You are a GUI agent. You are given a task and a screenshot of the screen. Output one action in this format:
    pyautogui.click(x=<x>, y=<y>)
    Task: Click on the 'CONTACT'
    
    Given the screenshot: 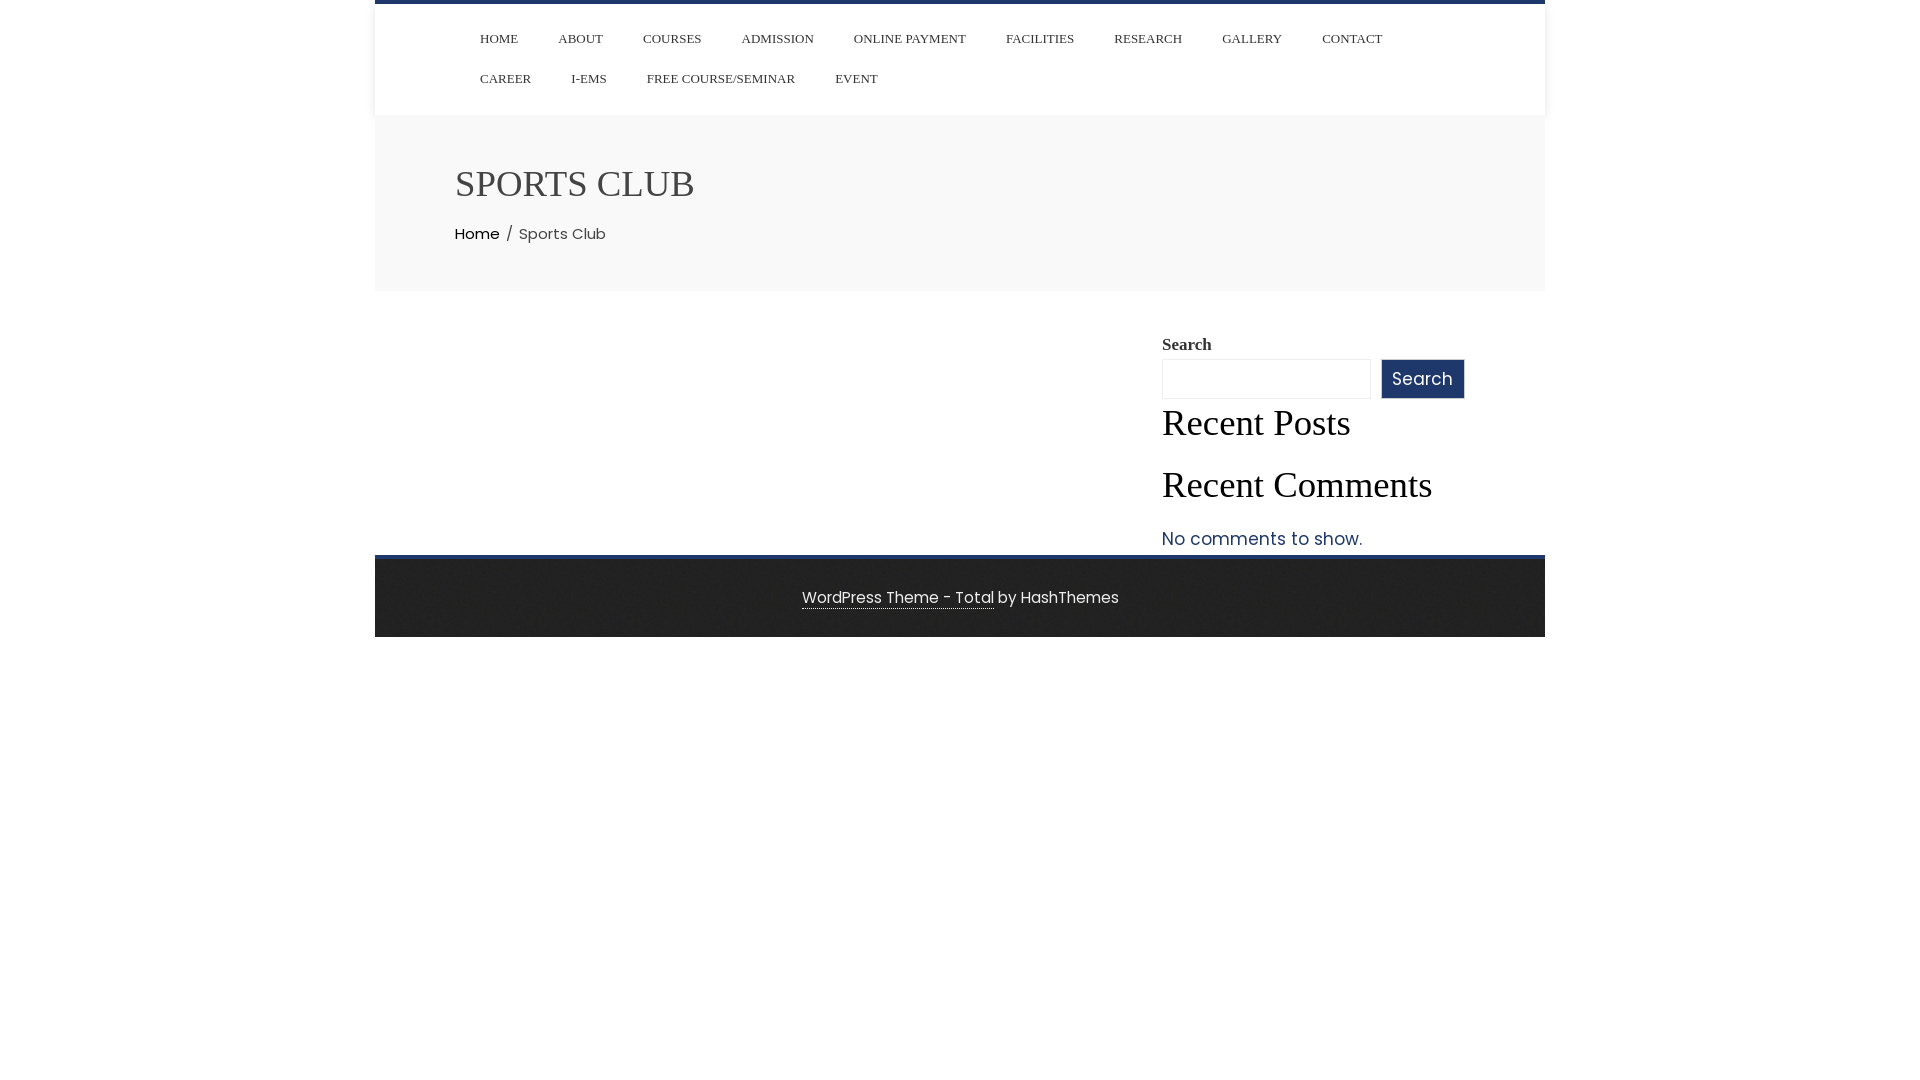 What is the action you would take?
    pyautogui.click(x=1306, y=38)
    